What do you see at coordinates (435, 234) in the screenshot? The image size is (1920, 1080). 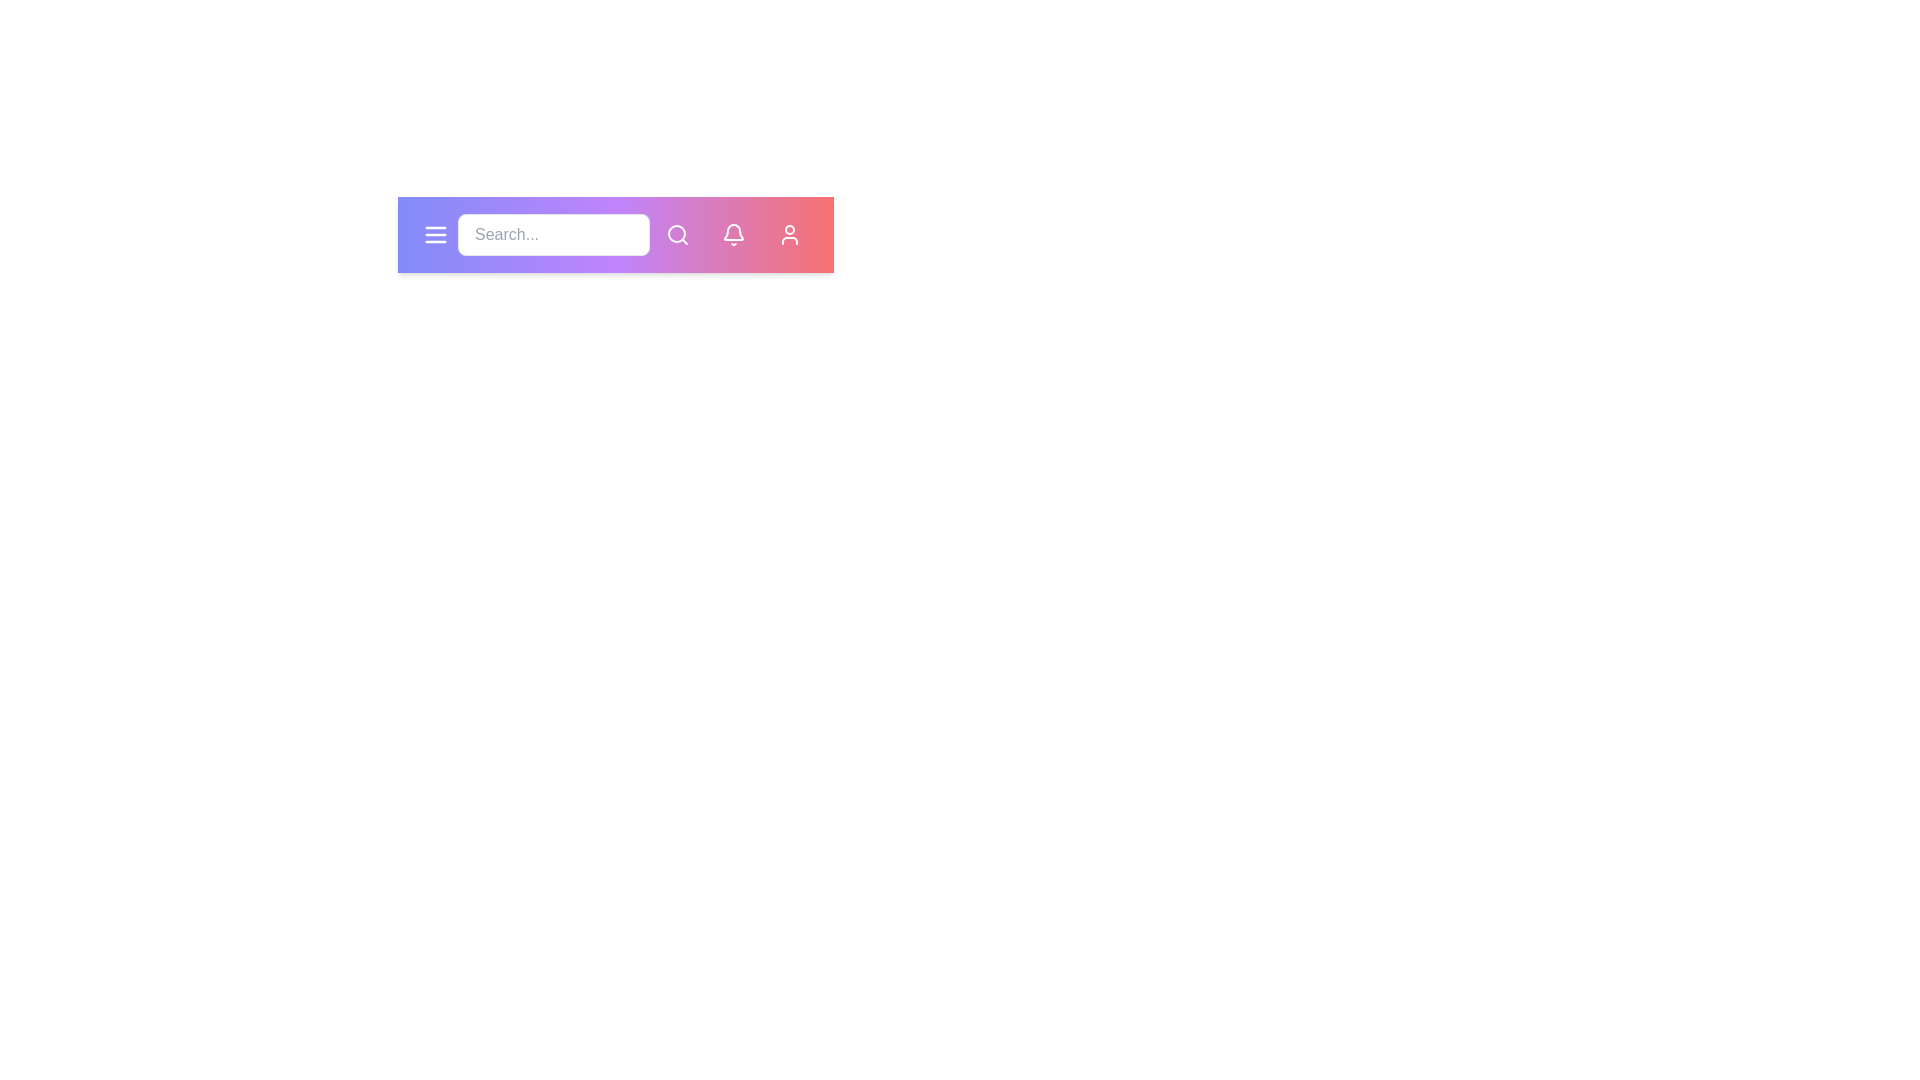 I see `the menu button to open the menu` at bounding box center [435, 234].